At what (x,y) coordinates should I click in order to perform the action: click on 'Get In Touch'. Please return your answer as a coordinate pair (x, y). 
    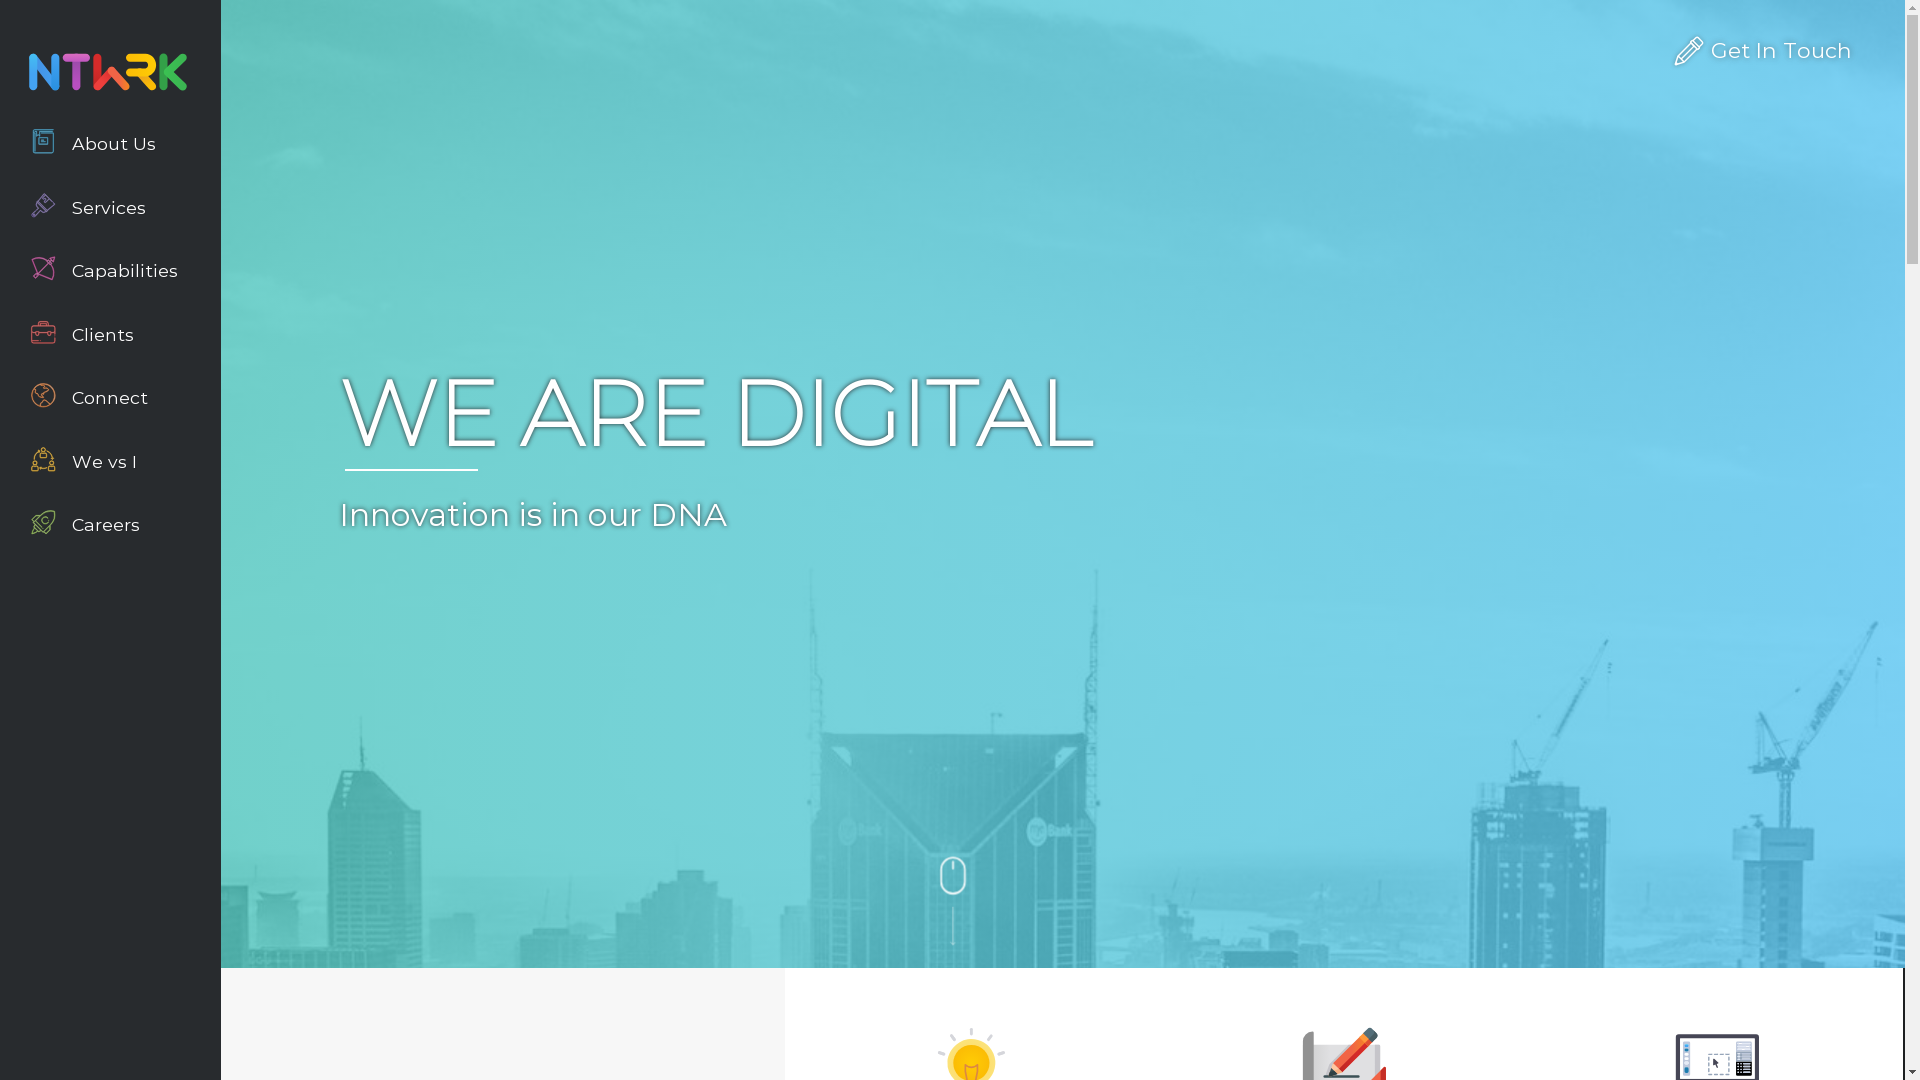
    Looking at the image, I should click on (1670, 49).